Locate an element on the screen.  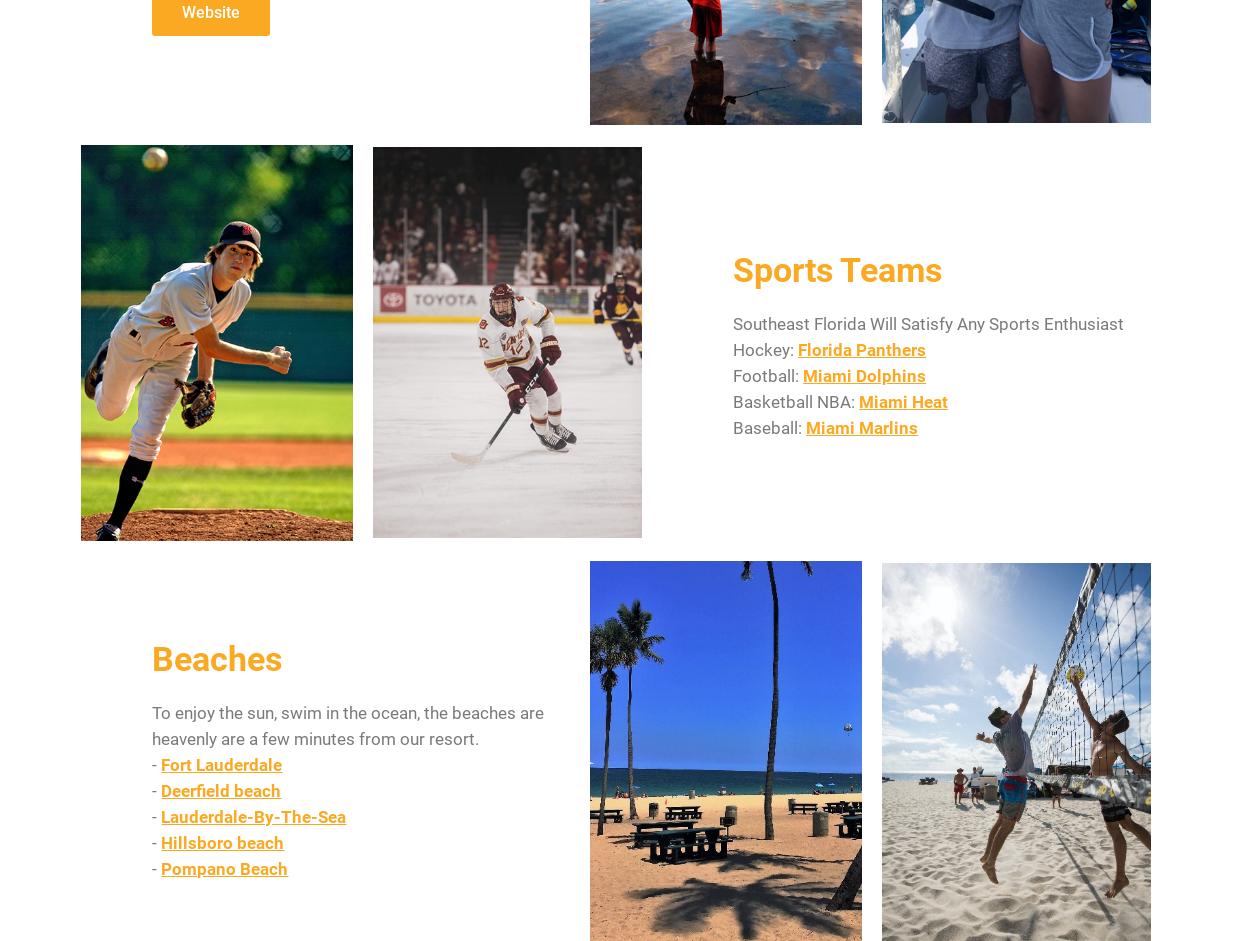
'Lauderdale-By-The-Sea' is located at coordinates (252, 815).